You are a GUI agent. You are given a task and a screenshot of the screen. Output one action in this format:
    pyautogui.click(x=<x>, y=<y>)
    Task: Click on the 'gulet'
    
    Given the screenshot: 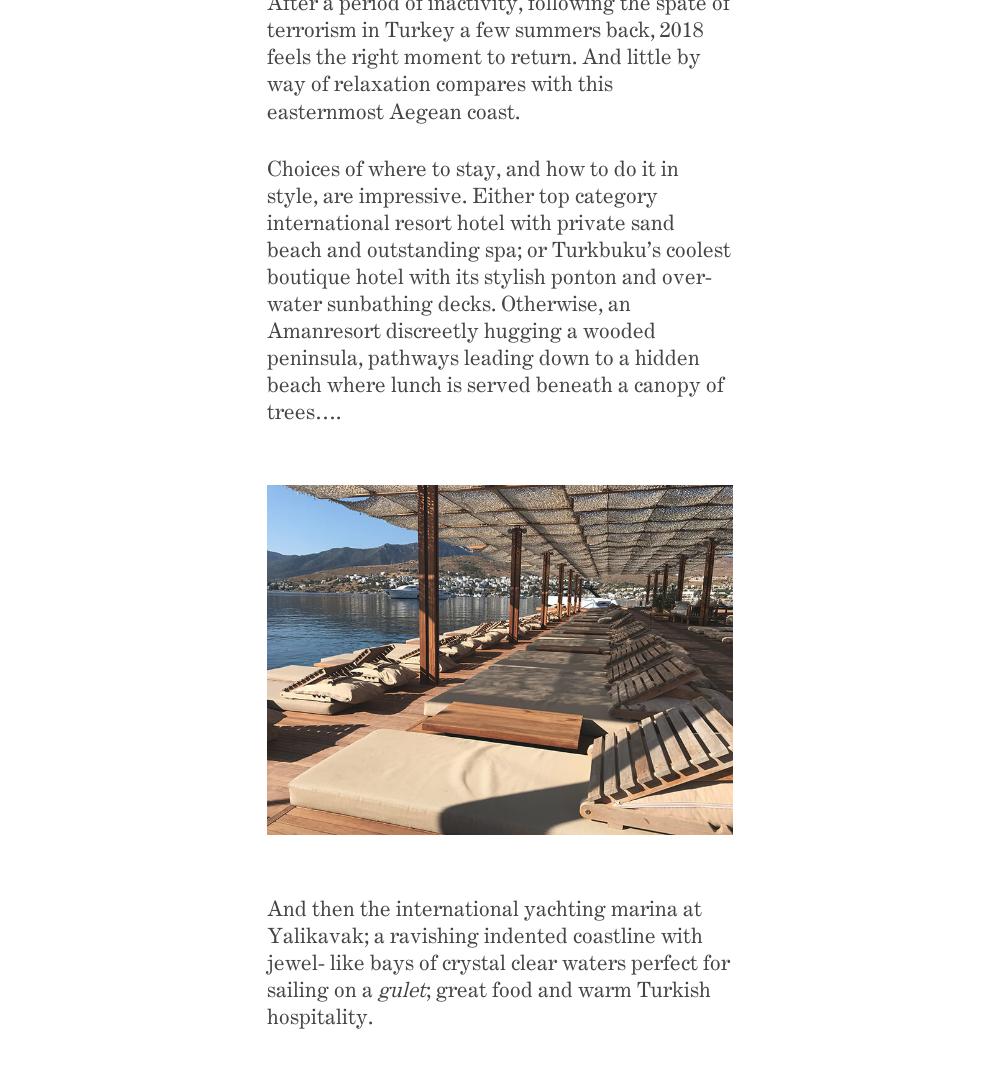 What is the action you would take?
    pyautogui.click(x=377, y=988)
    